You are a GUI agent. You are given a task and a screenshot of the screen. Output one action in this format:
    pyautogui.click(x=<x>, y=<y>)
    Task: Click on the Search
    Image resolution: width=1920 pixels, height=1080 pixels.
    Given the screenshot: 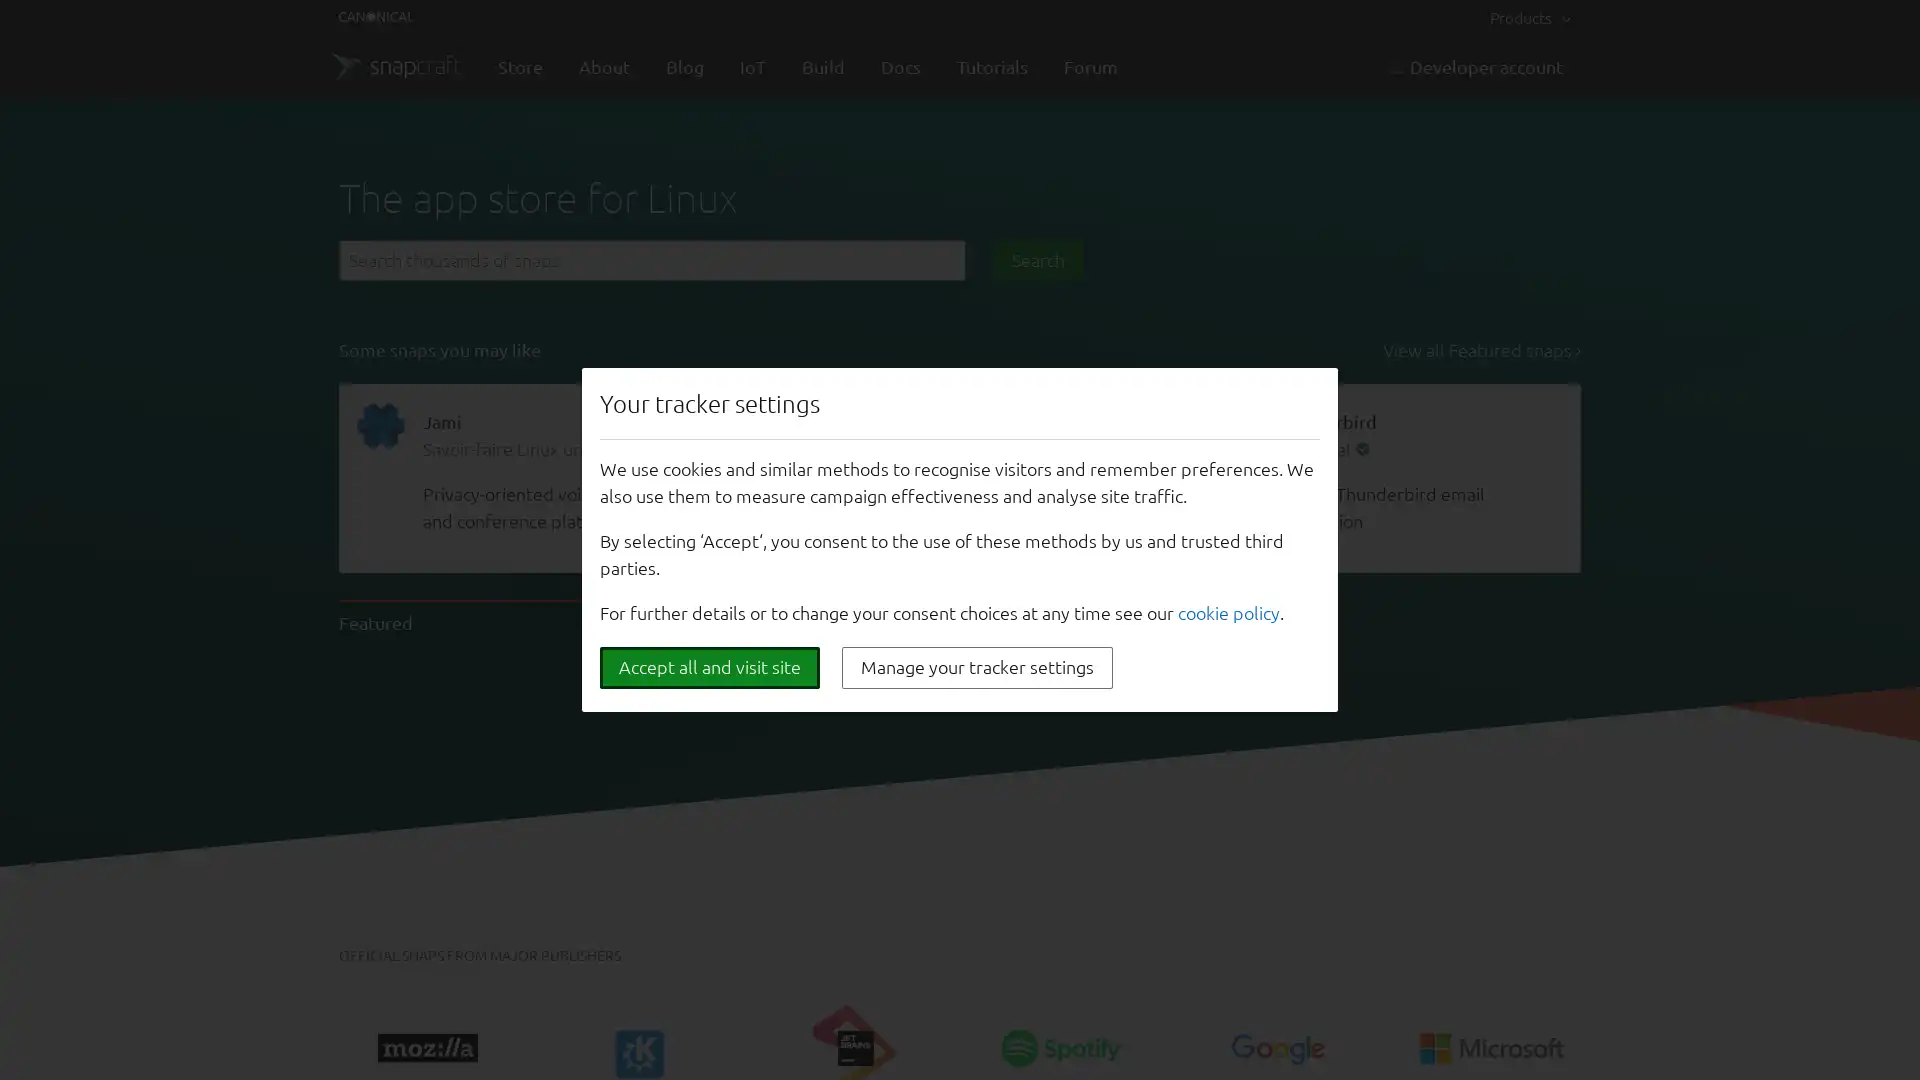 What is the action you would take?
    pyautogui.click(x=1038, y=259)
    